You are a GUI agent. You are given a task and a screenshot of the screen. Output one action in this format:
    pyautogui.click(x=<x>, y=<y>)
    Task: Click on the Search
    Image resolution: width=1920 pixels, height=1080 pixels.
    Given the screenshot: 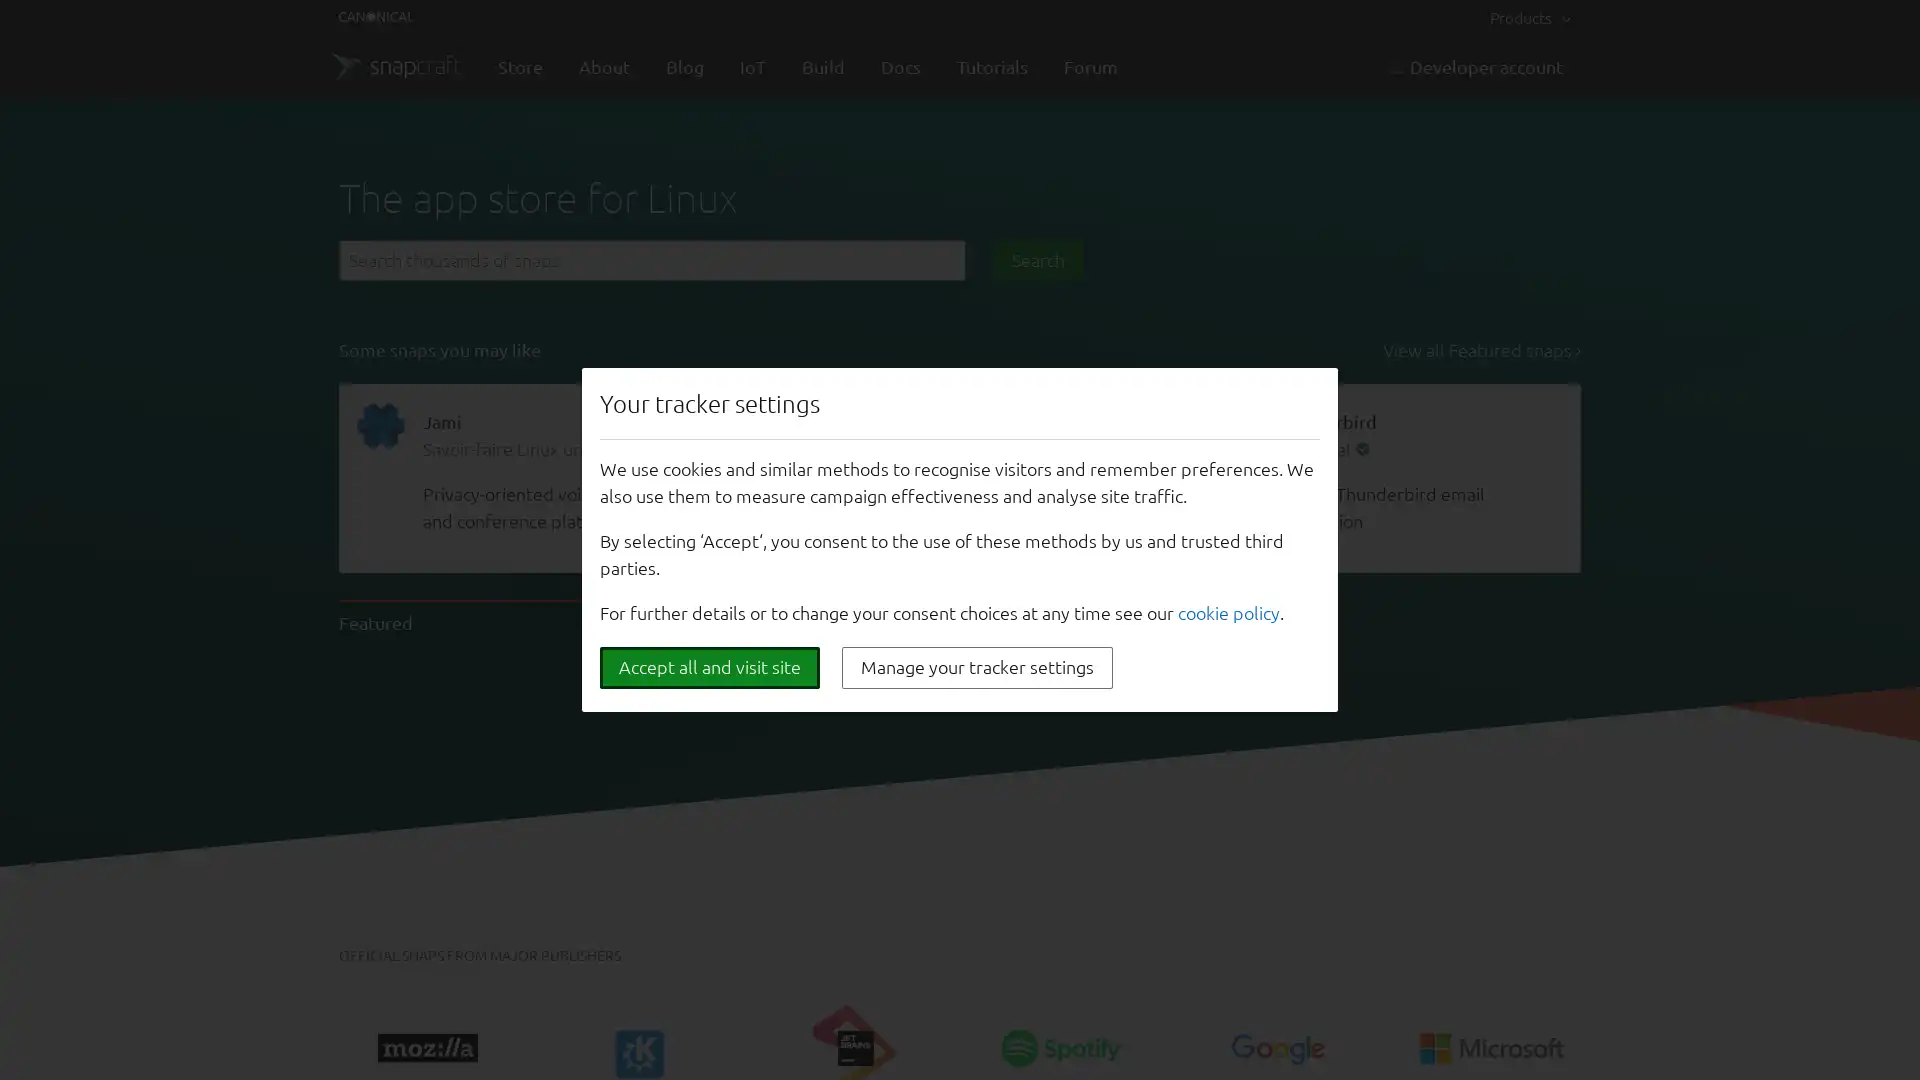 What is the action you would take?
    pyautogui.click(x=1038, y=259)
    